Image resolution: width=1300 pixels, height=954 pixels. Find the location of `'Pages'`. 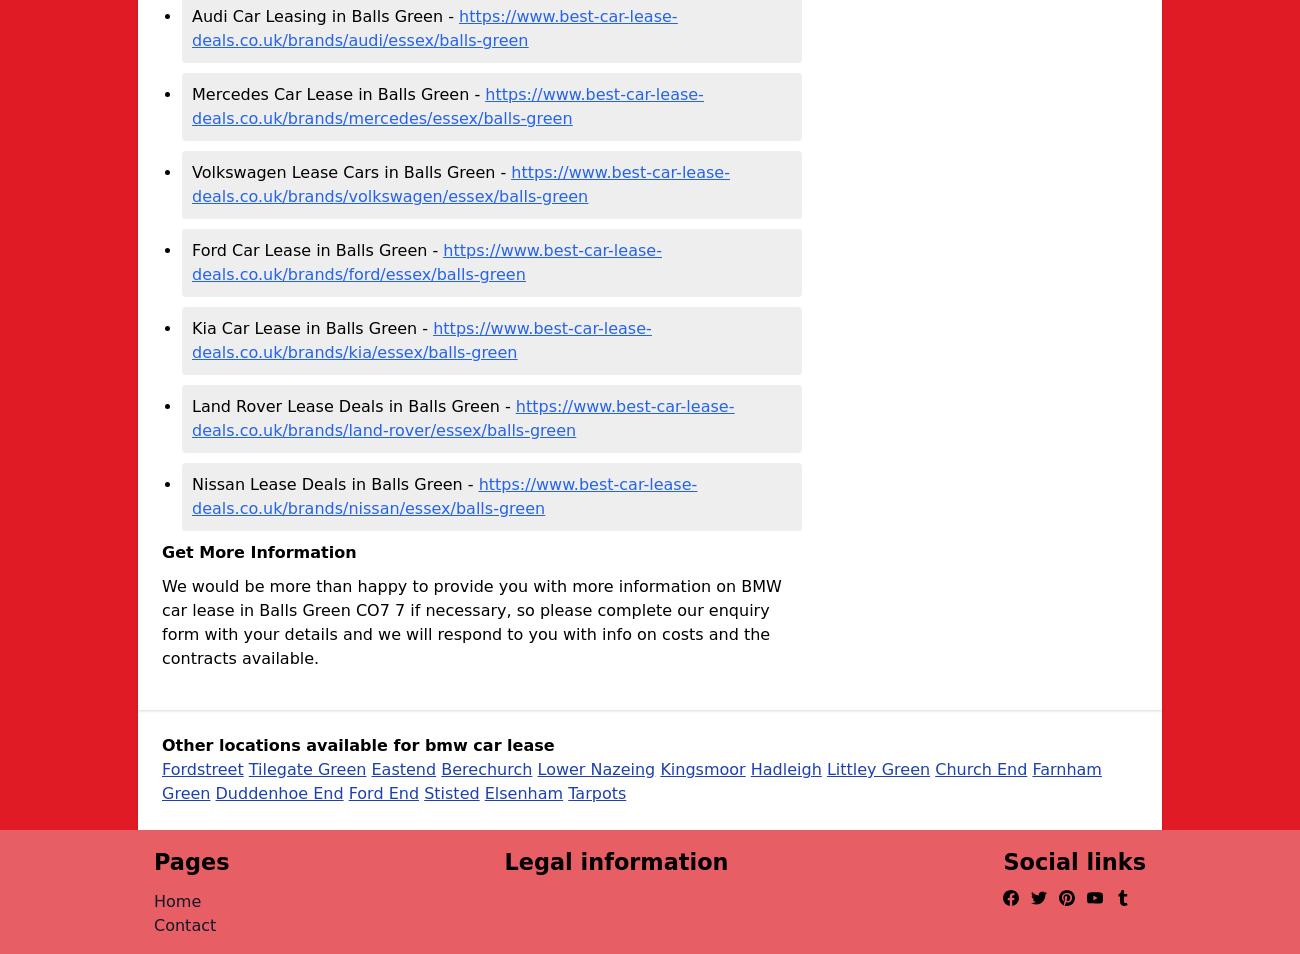

'Pages' is located at coordinates (191, 862).